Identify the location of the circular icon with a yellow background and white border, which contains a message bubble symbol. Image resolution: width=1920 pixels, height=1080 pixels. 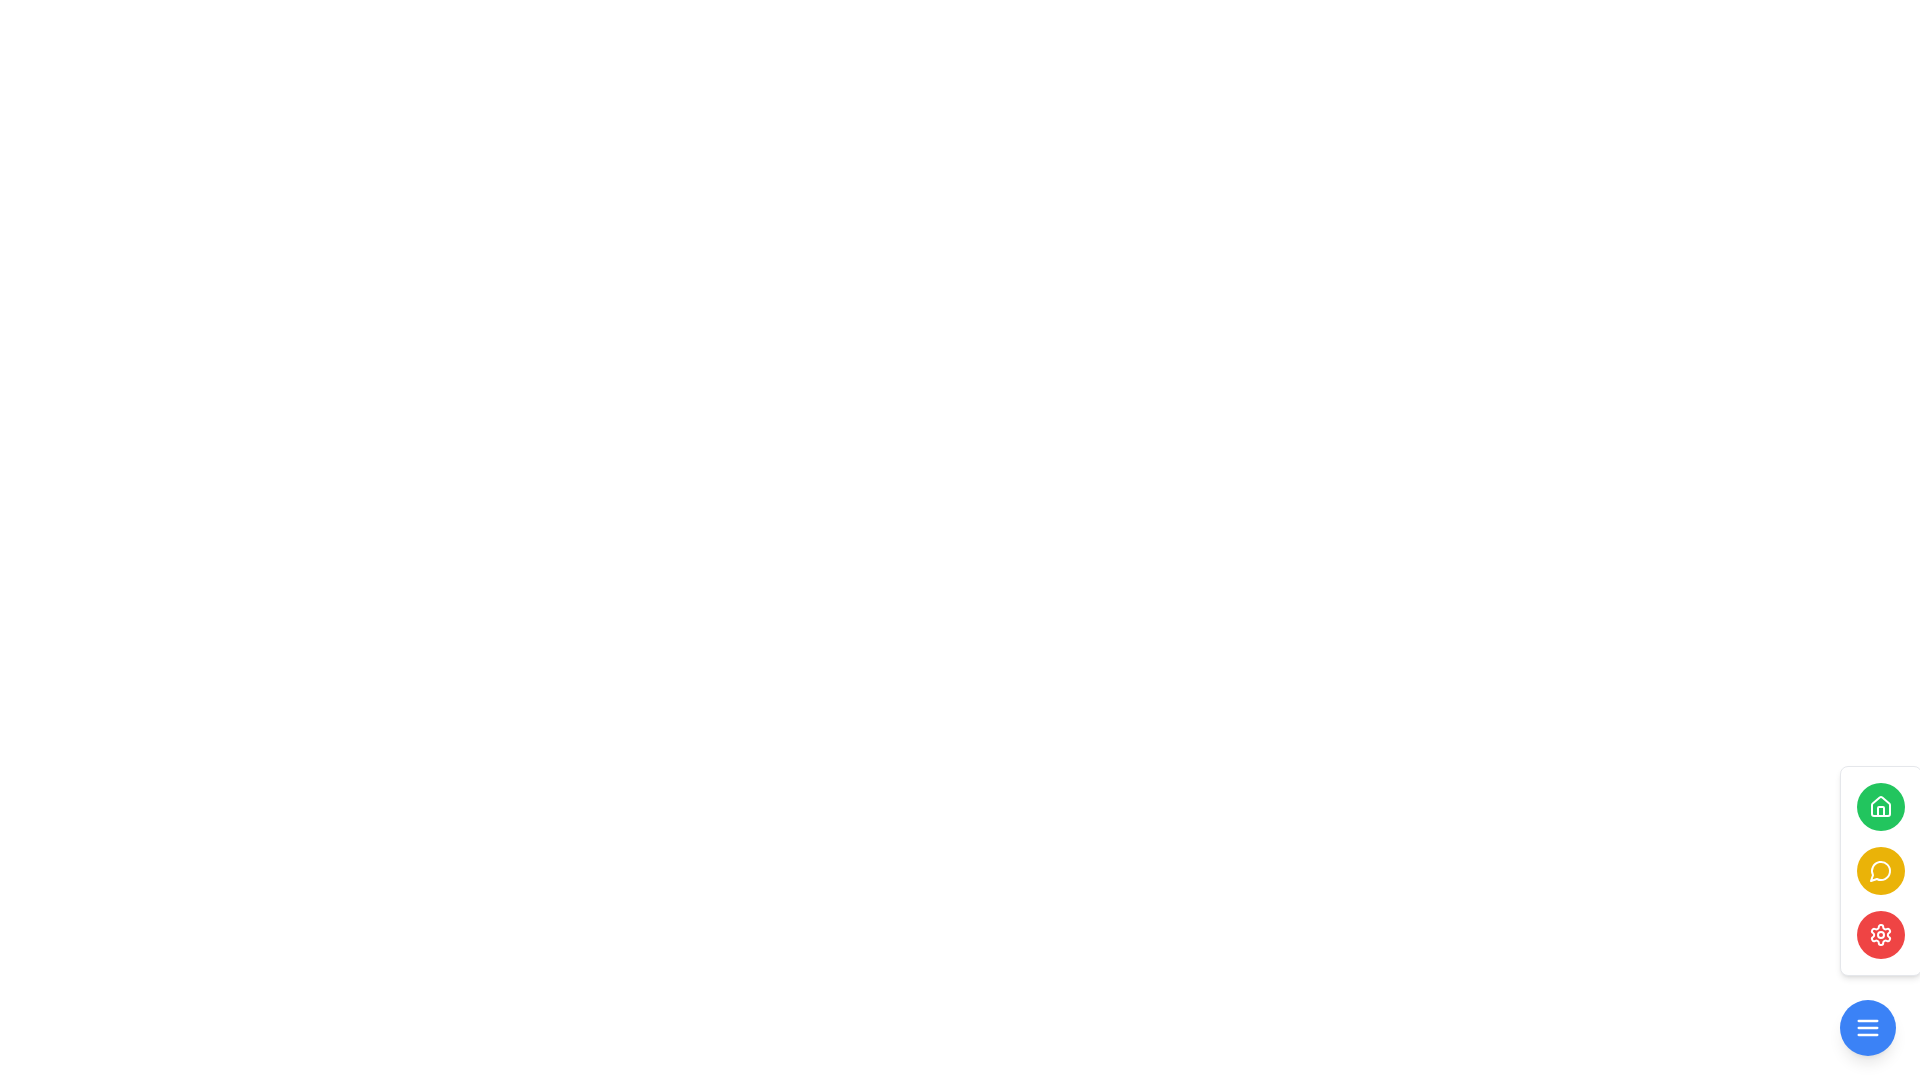
(1880, 870).